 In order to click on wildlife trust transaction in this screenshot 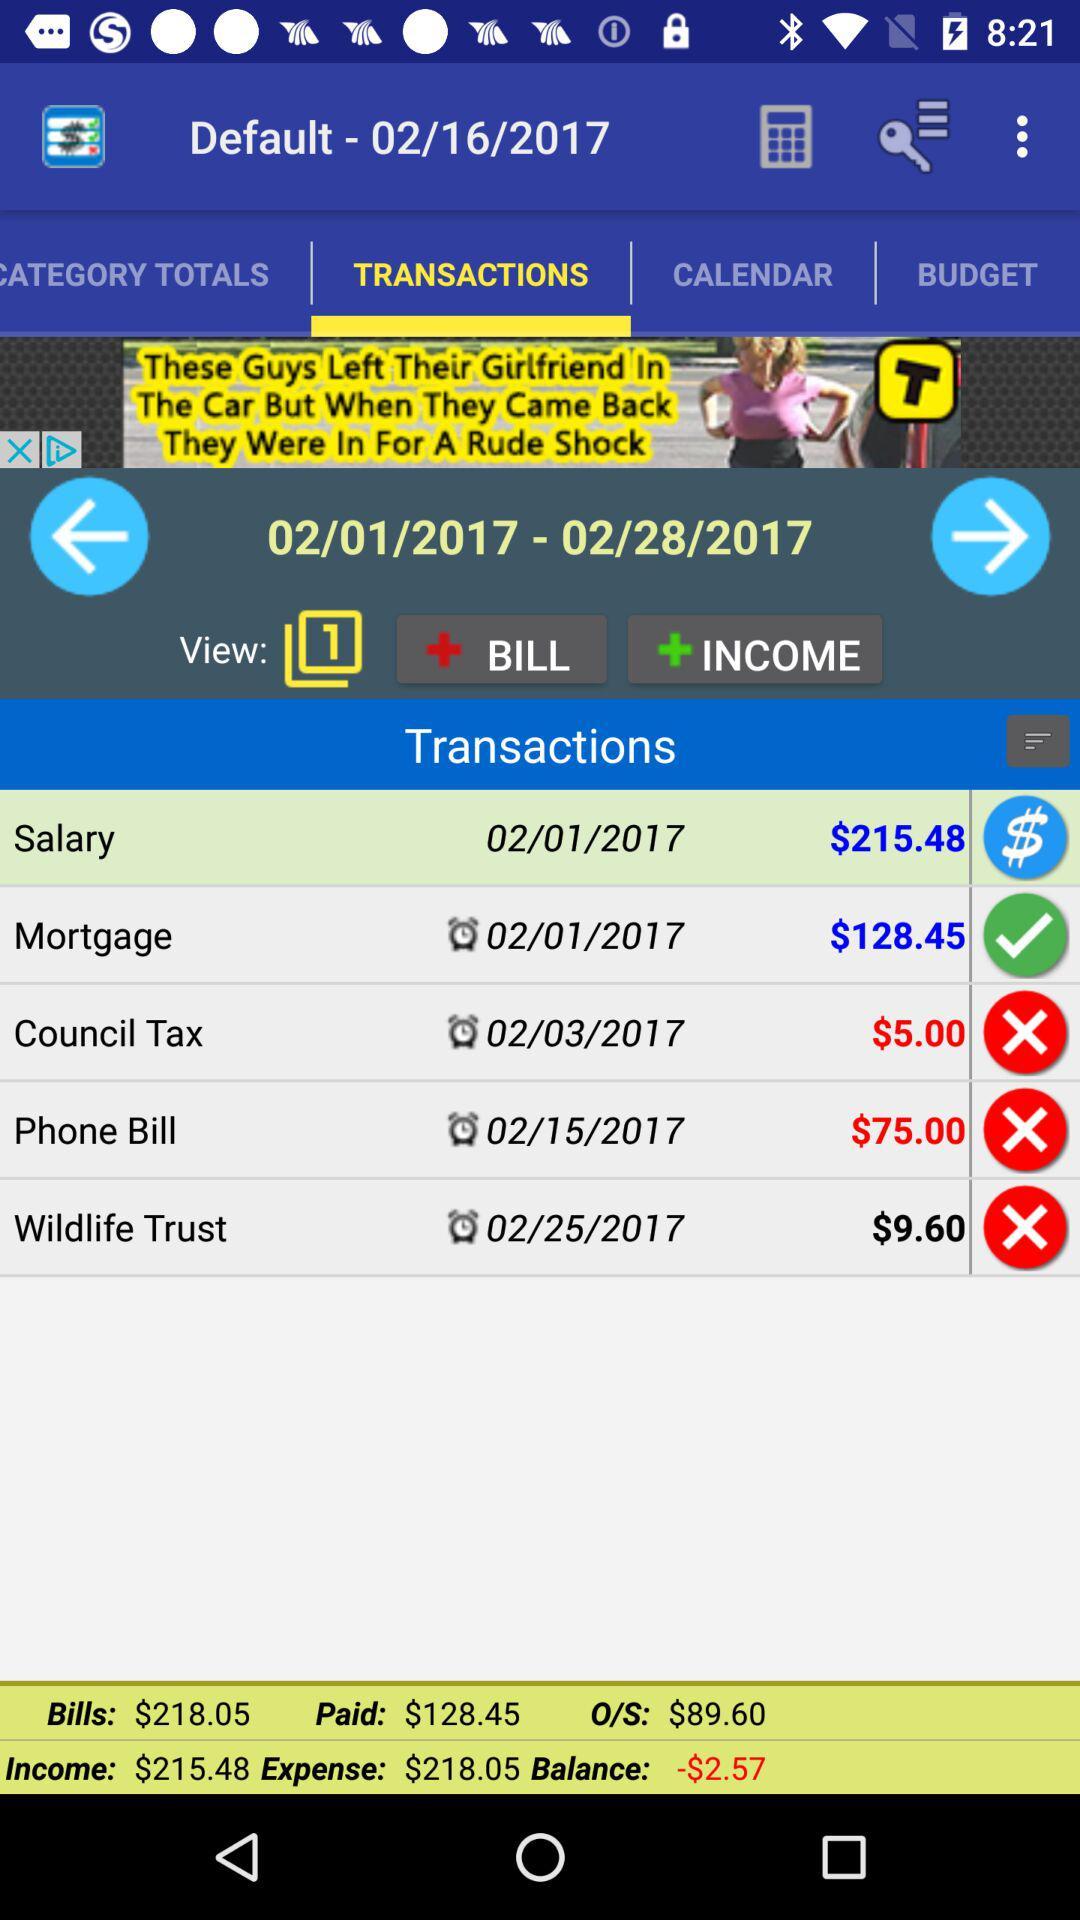, I will do `click(1022, 1226)`.